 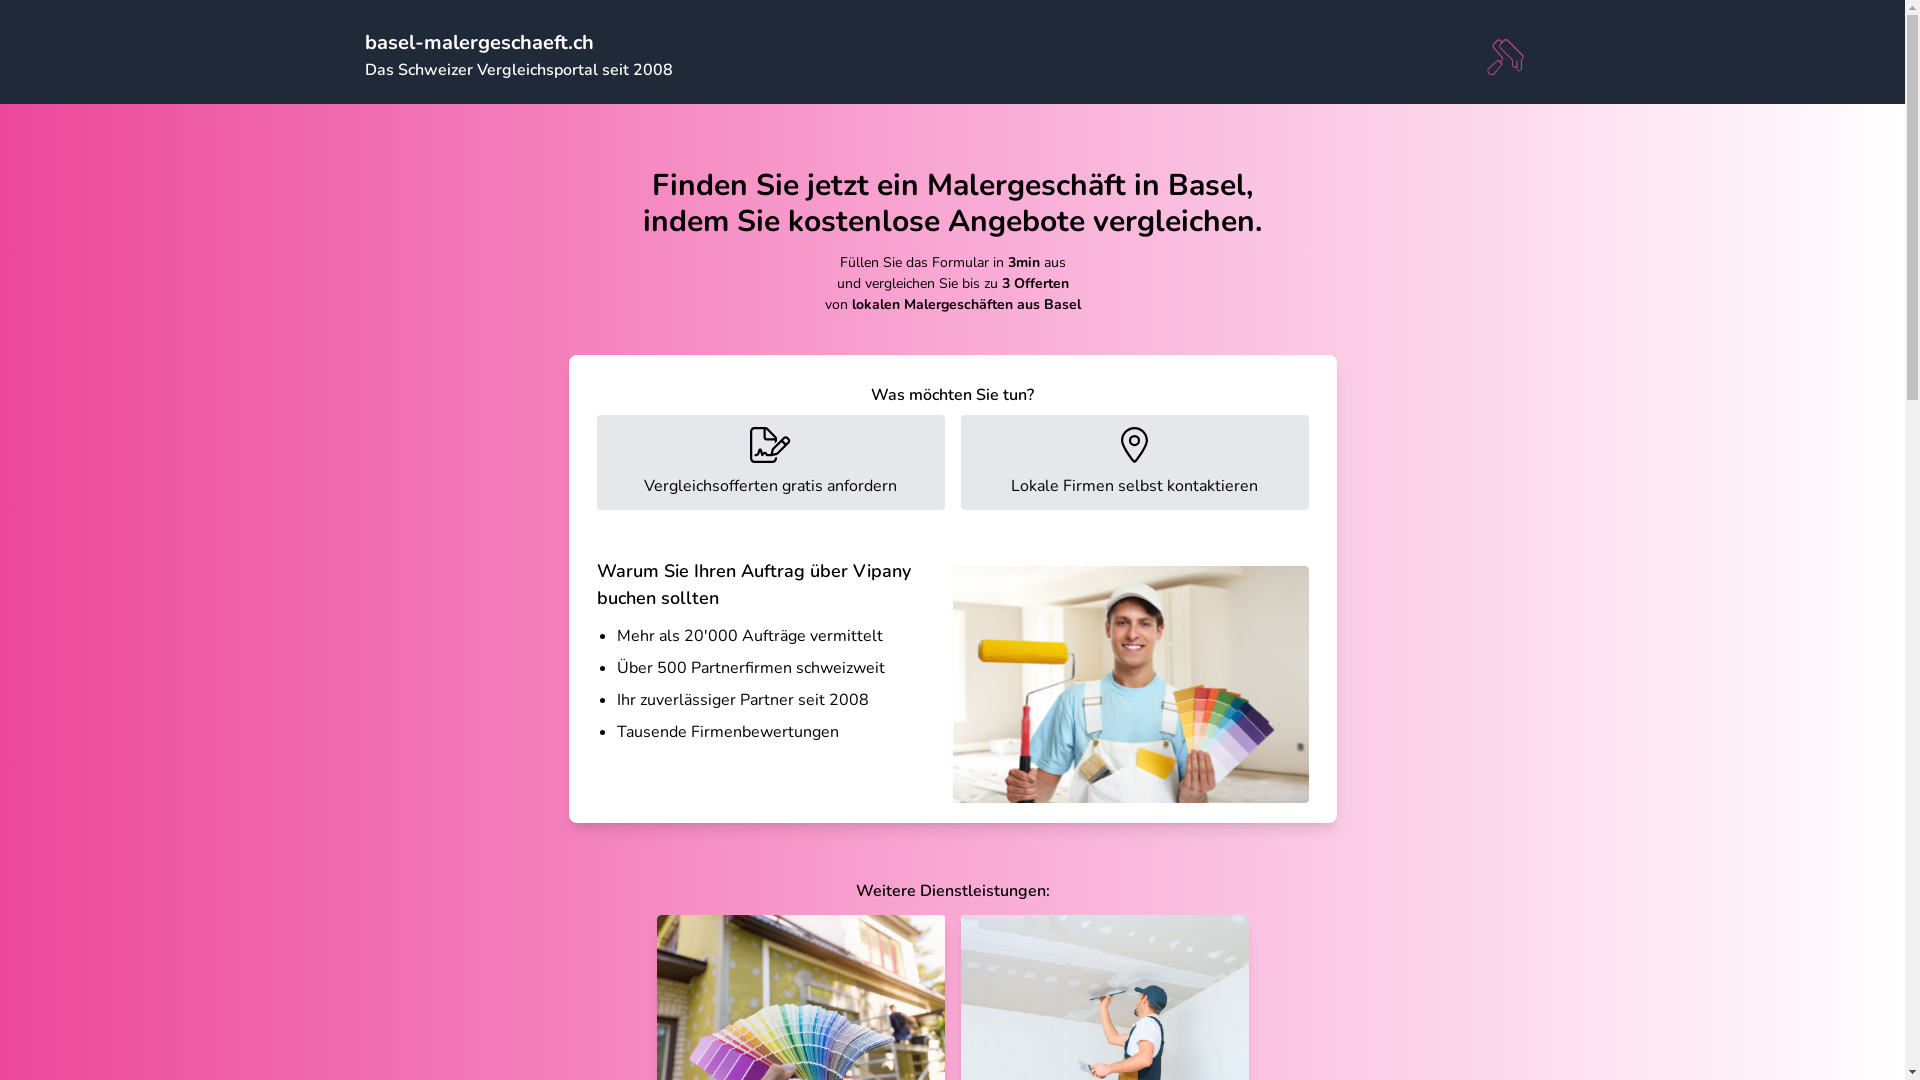 What do you see at coordinates (477, 42) in the screenshot?
I see `'basel-malergeschaeft.ch'` at bounding box center [477, 42].